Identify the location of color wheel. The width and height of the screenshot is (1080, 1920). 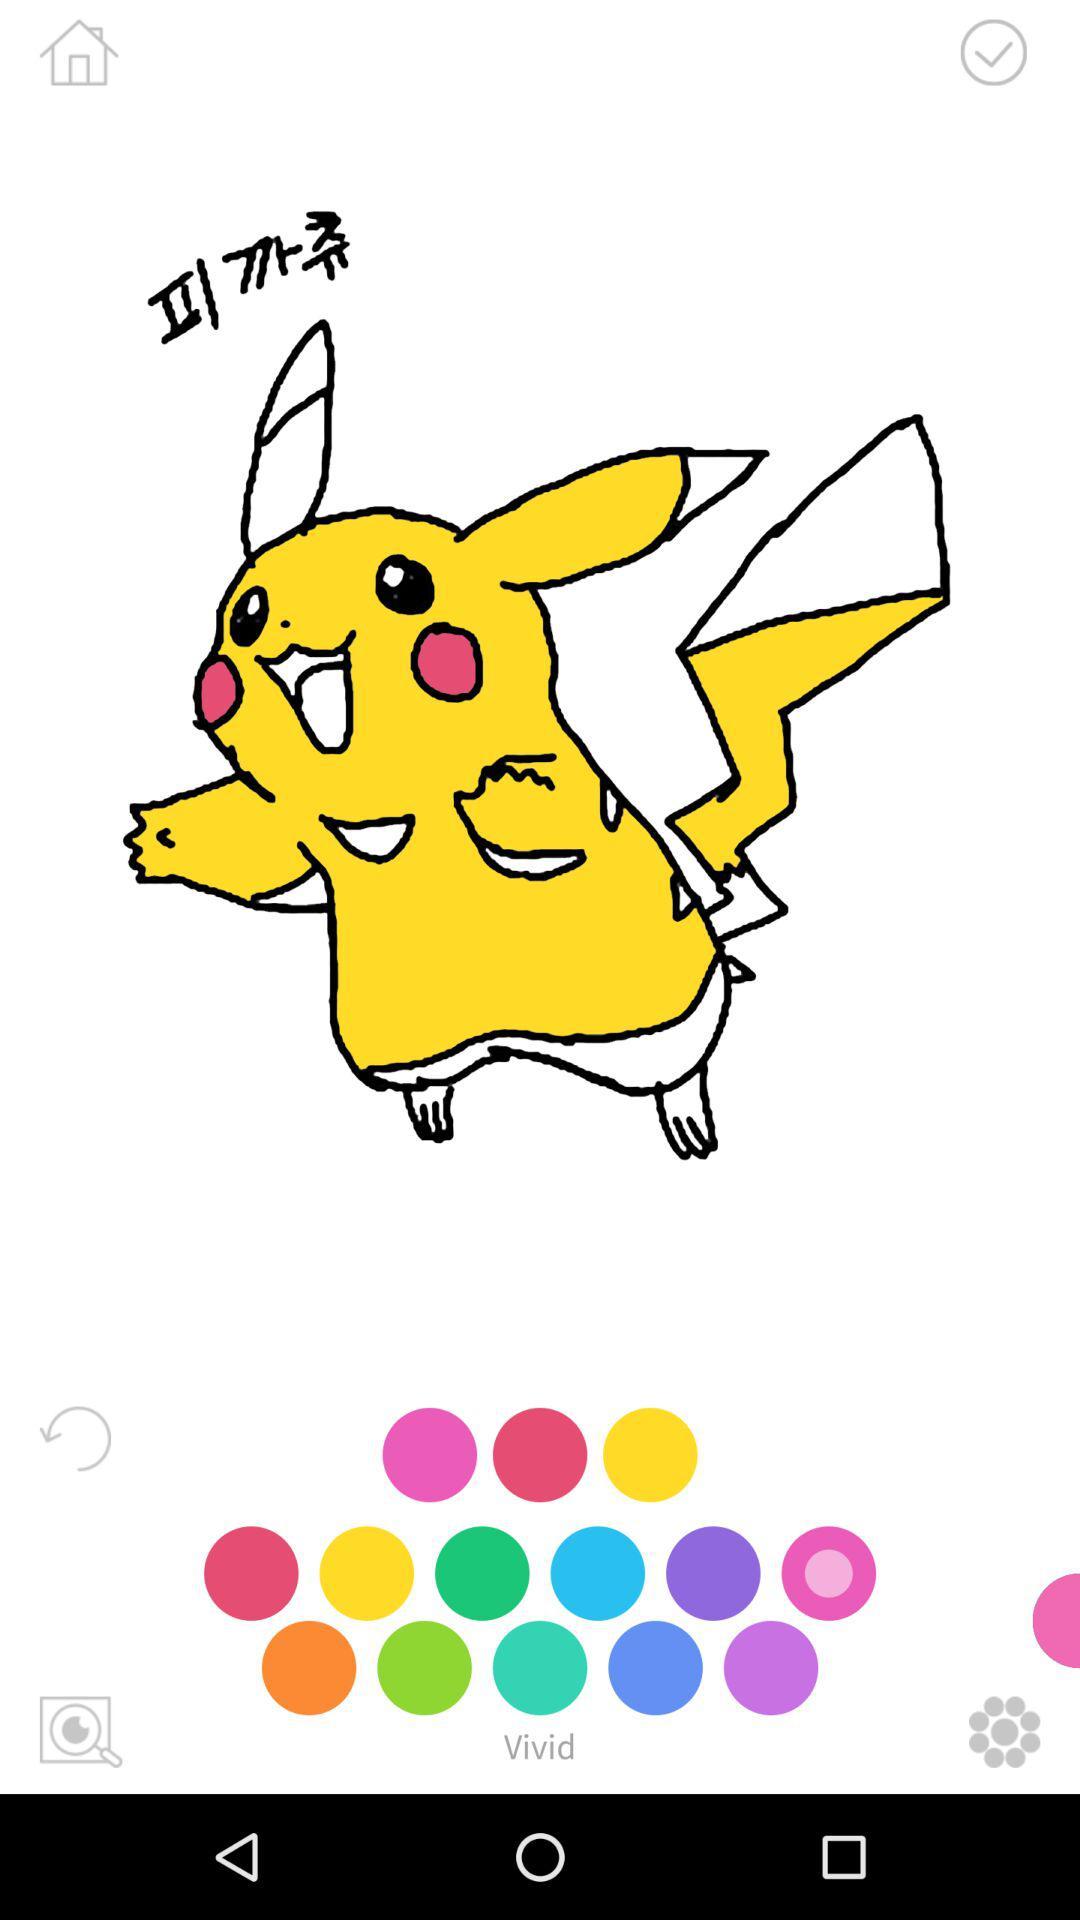
(1004, 1731).